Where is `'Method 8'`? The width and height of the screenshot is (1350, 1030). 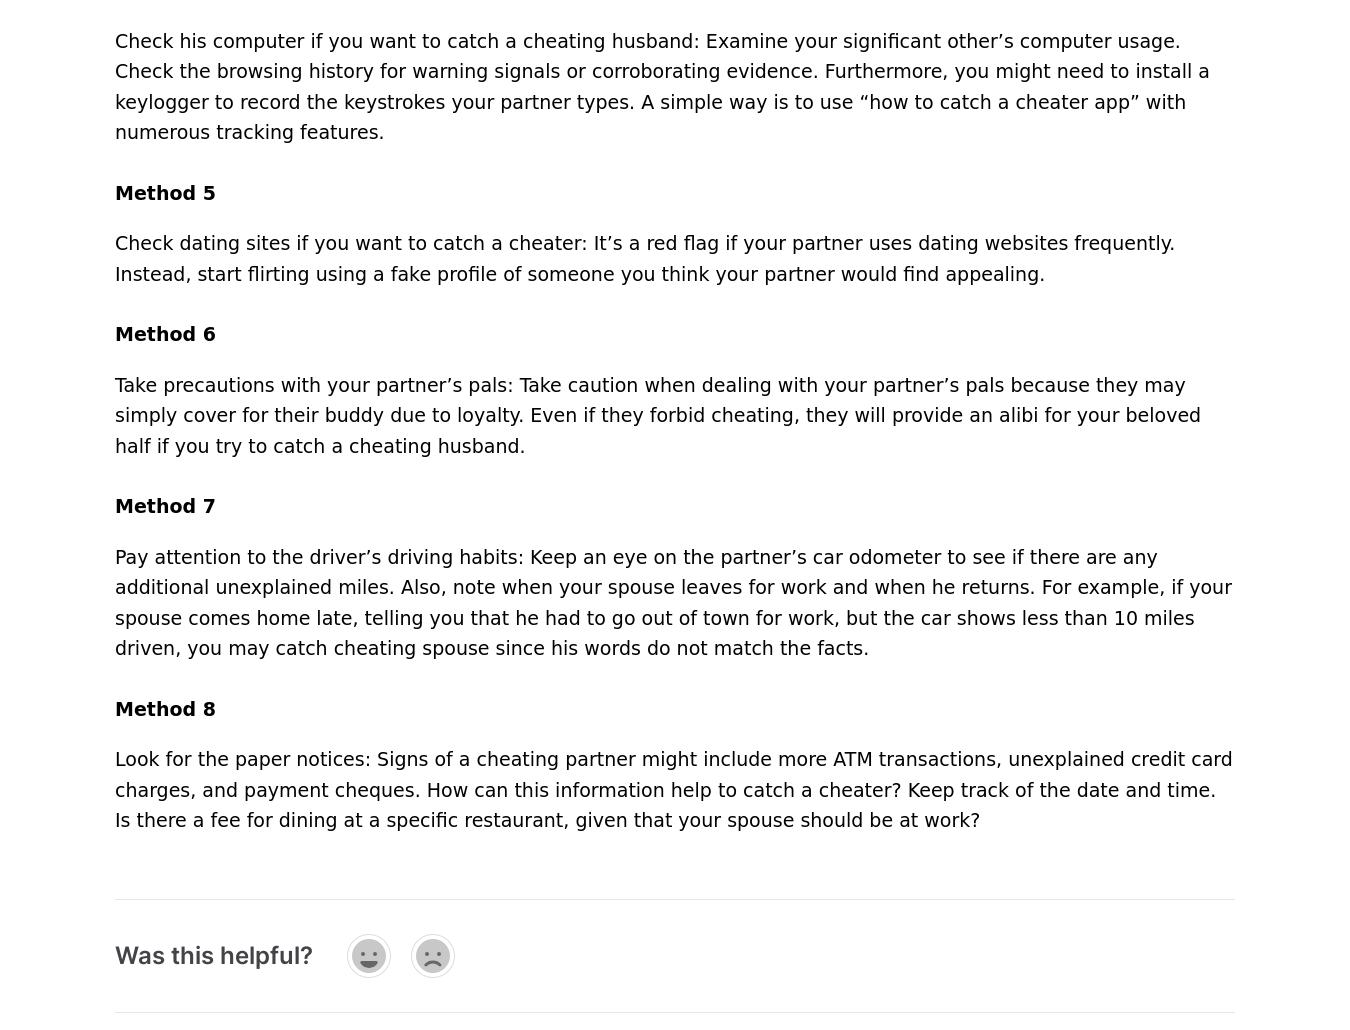
'Method 8' is located at coordinates (164, 708).